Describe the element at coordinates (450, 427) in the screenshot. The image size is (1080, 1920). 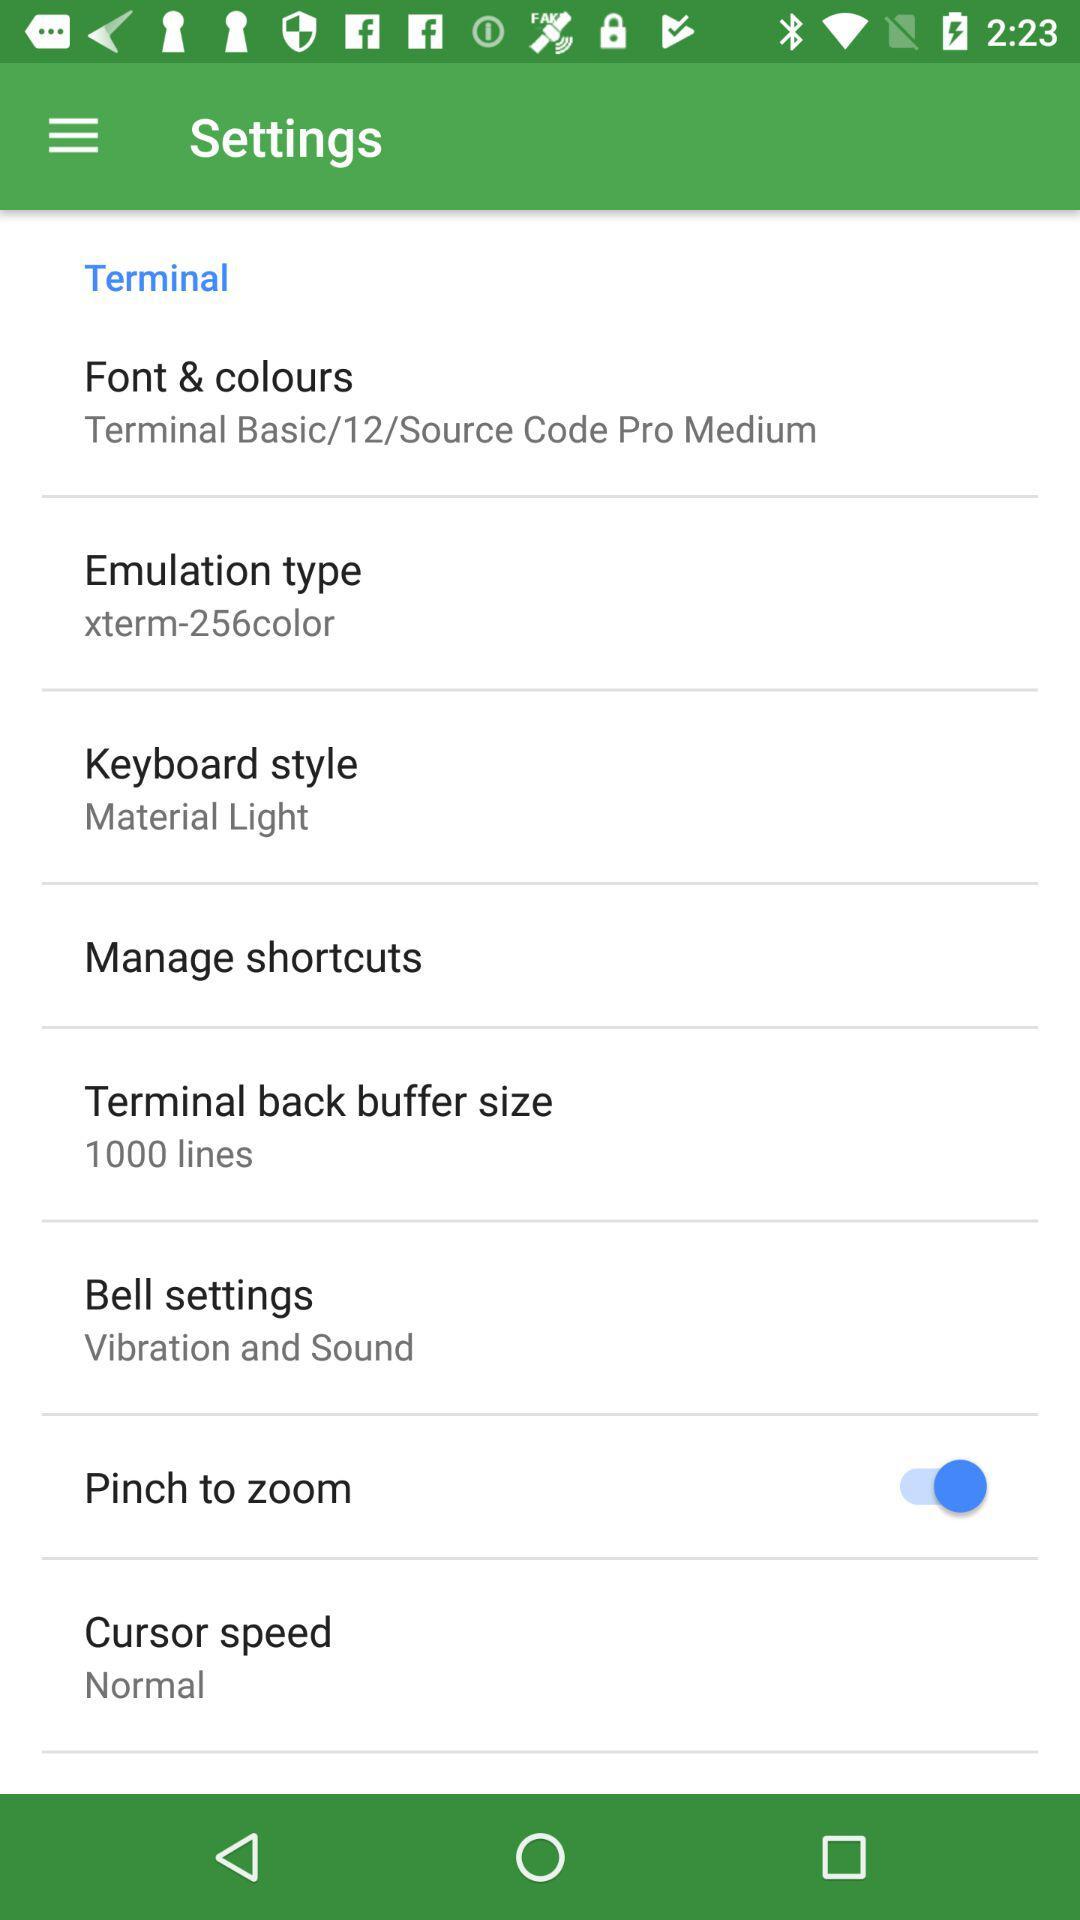
I see `item below the font & colours` at that location.